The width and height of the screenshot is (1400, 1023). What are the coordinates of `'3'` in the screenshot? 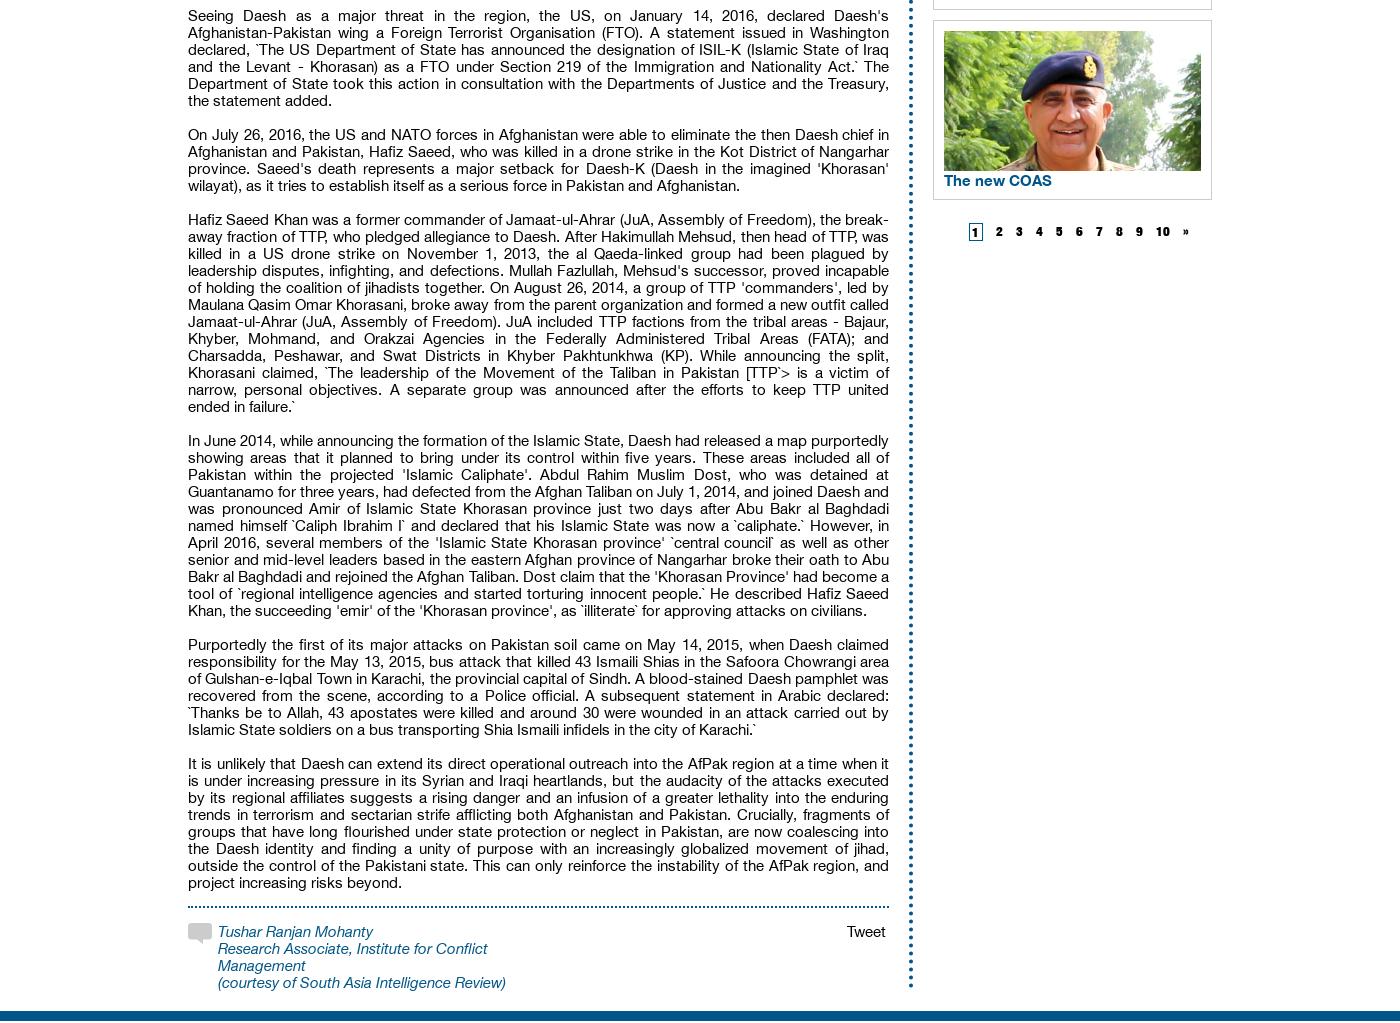 It's located at (1017, 228).